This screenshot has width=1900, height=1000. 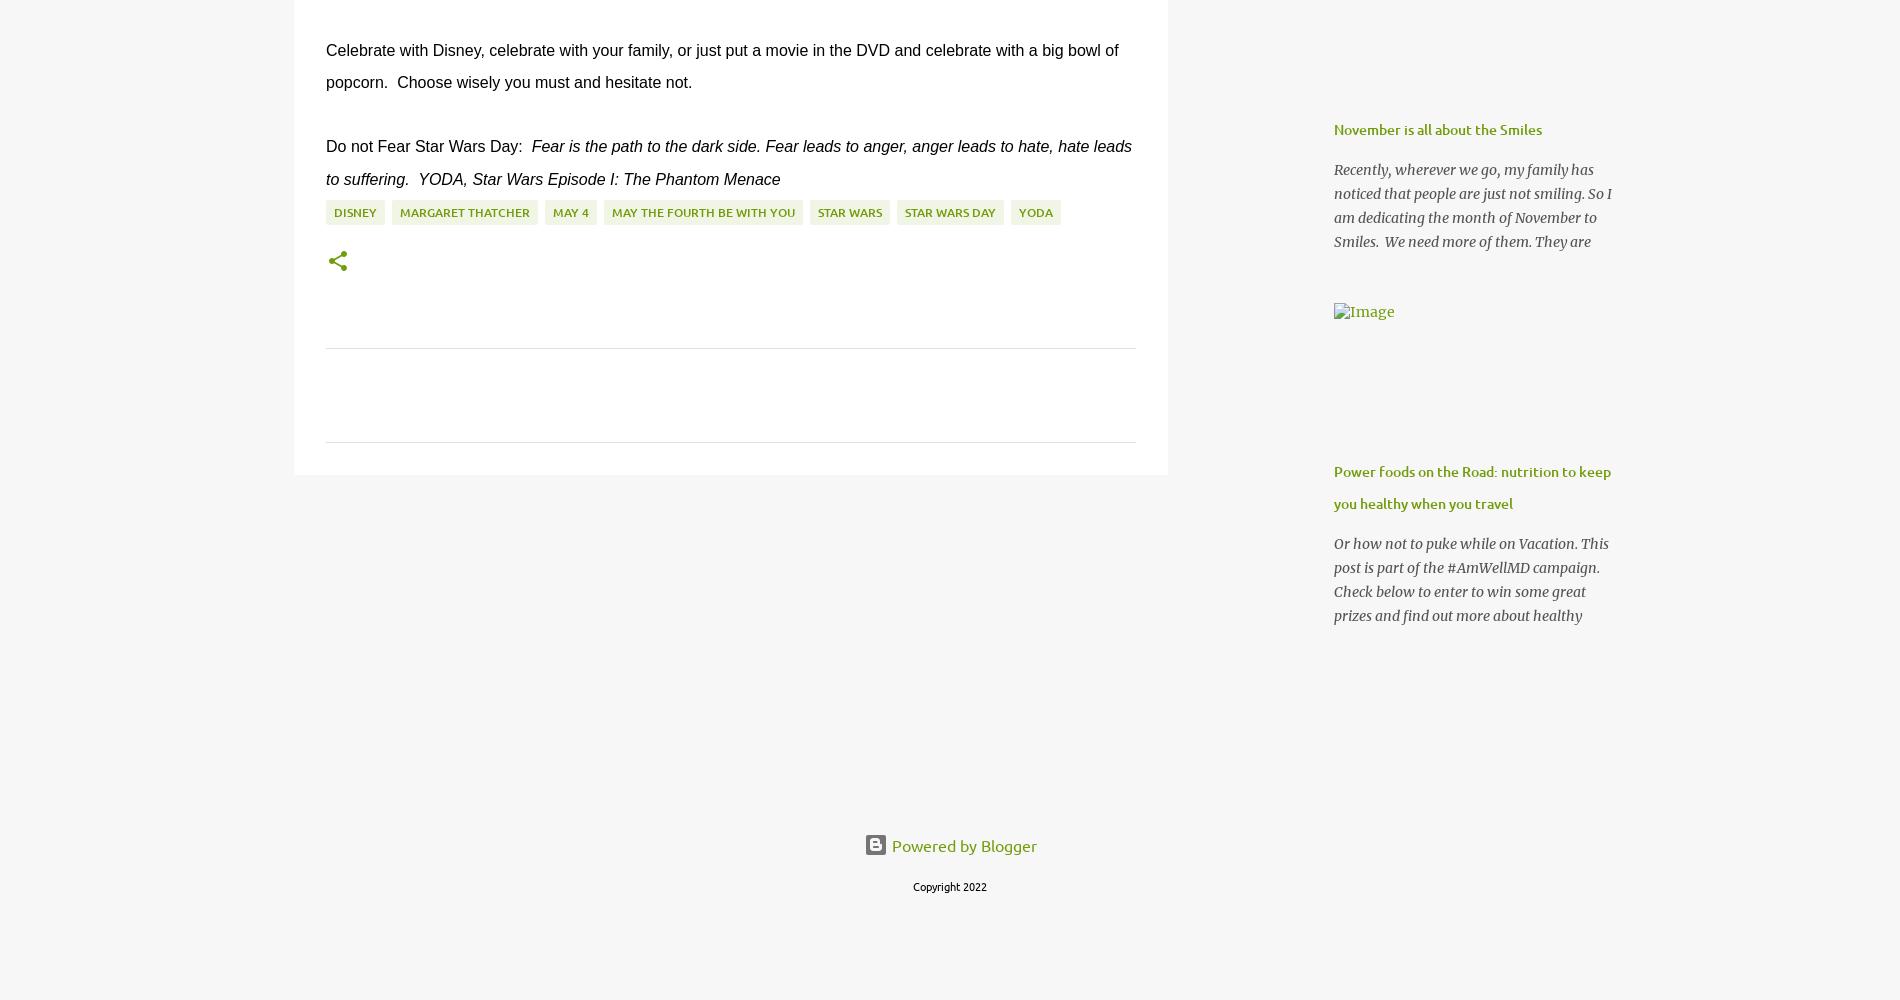 I want to click on 'Margaret Thatcher', so click(x=463, y=211).